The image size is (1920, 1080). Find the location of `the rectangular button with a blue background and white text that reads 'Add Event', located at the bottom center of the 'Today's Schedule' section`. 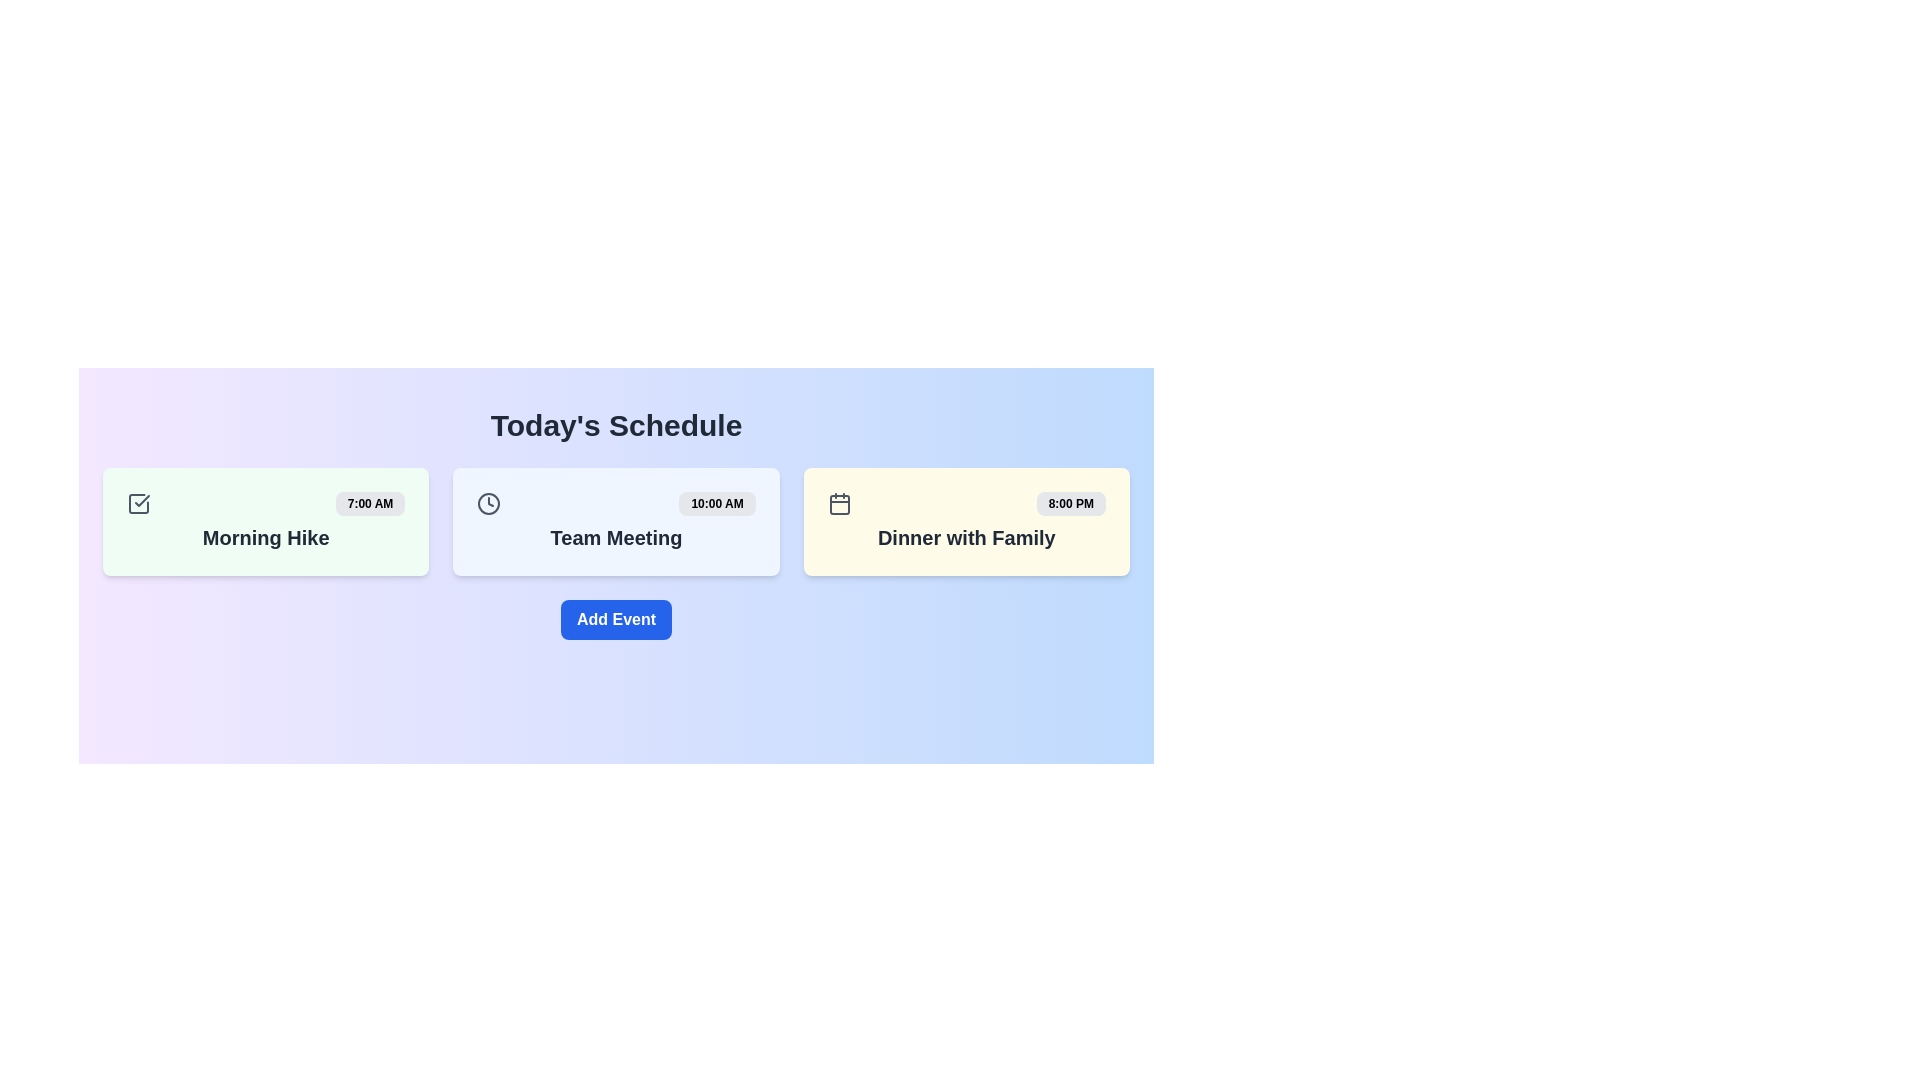

the rectangular button with a blue background and white text that reads 'Add Event', located at the bottom center of the 'Today's Schedule' section is located at coordinates (615, 619).